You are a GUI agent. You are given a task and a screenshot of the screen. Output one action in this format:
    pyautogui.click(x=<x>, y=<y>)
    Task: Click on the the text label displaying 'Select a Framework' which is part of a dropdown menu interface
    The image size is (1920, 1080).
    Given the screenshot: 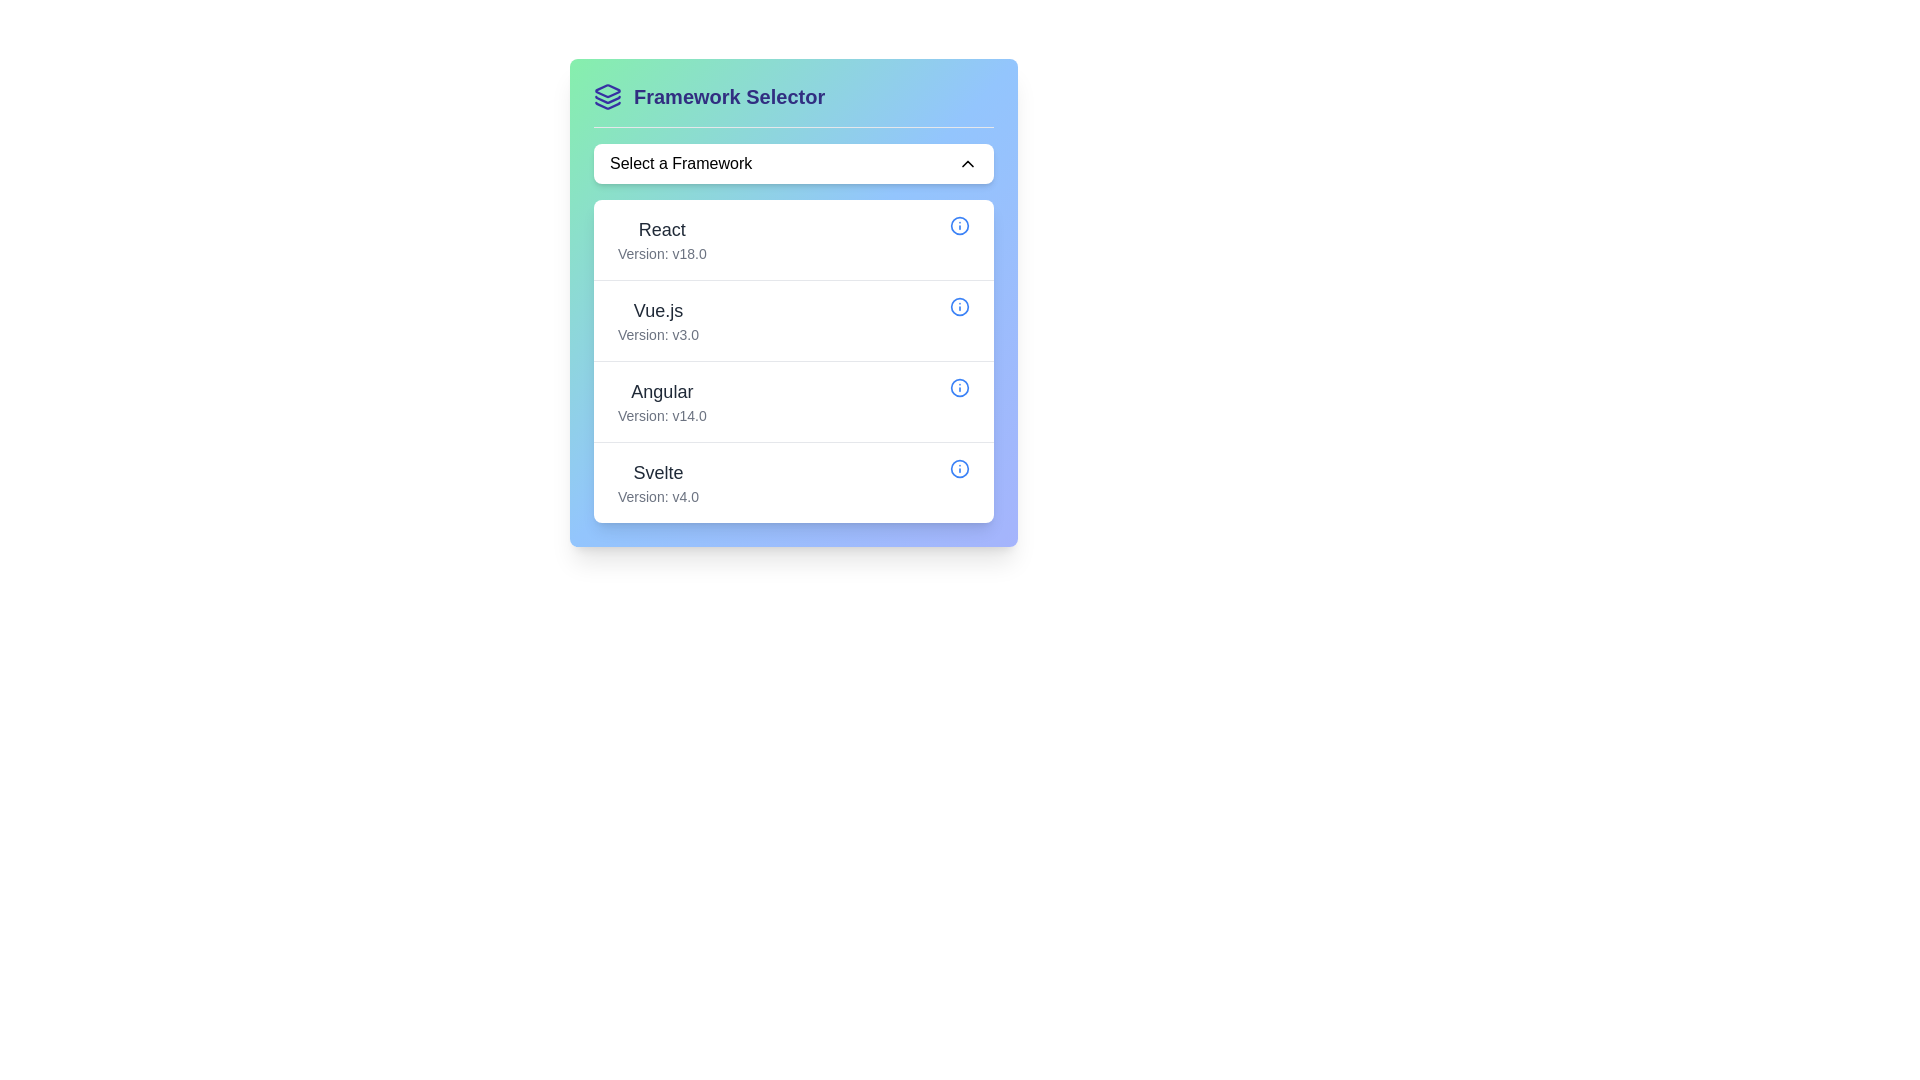 What is the action you would take?
    pyautogui.click(x=681, y=163)
    